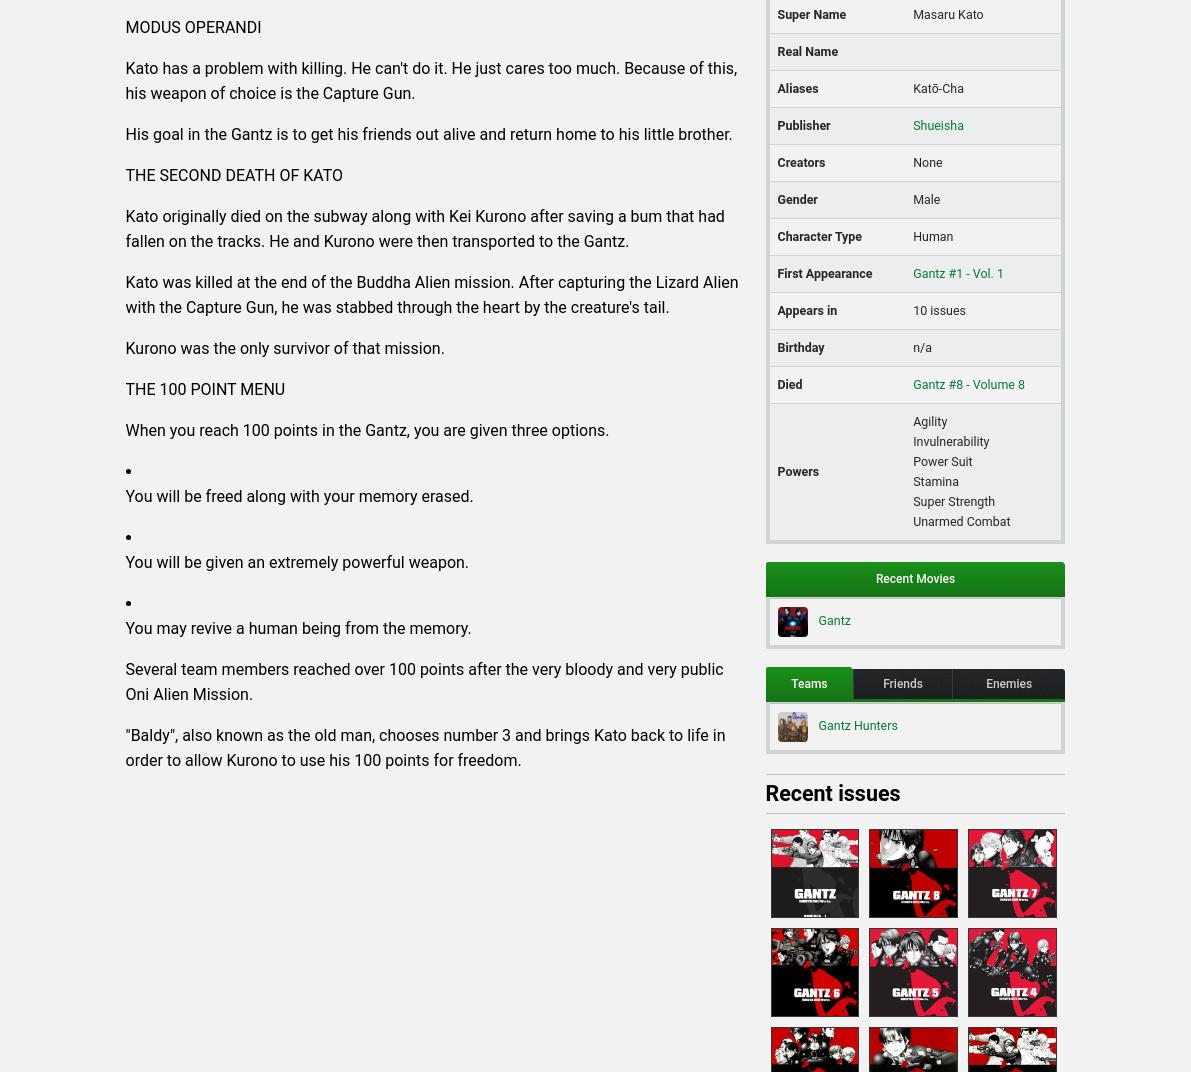 This screenshot has height=1072, width=1191. What do you see at coordinates (298, 495) in the screenshot?
I see `'You will be freed along with your memory erased.'` at bounding box center [298, 495].